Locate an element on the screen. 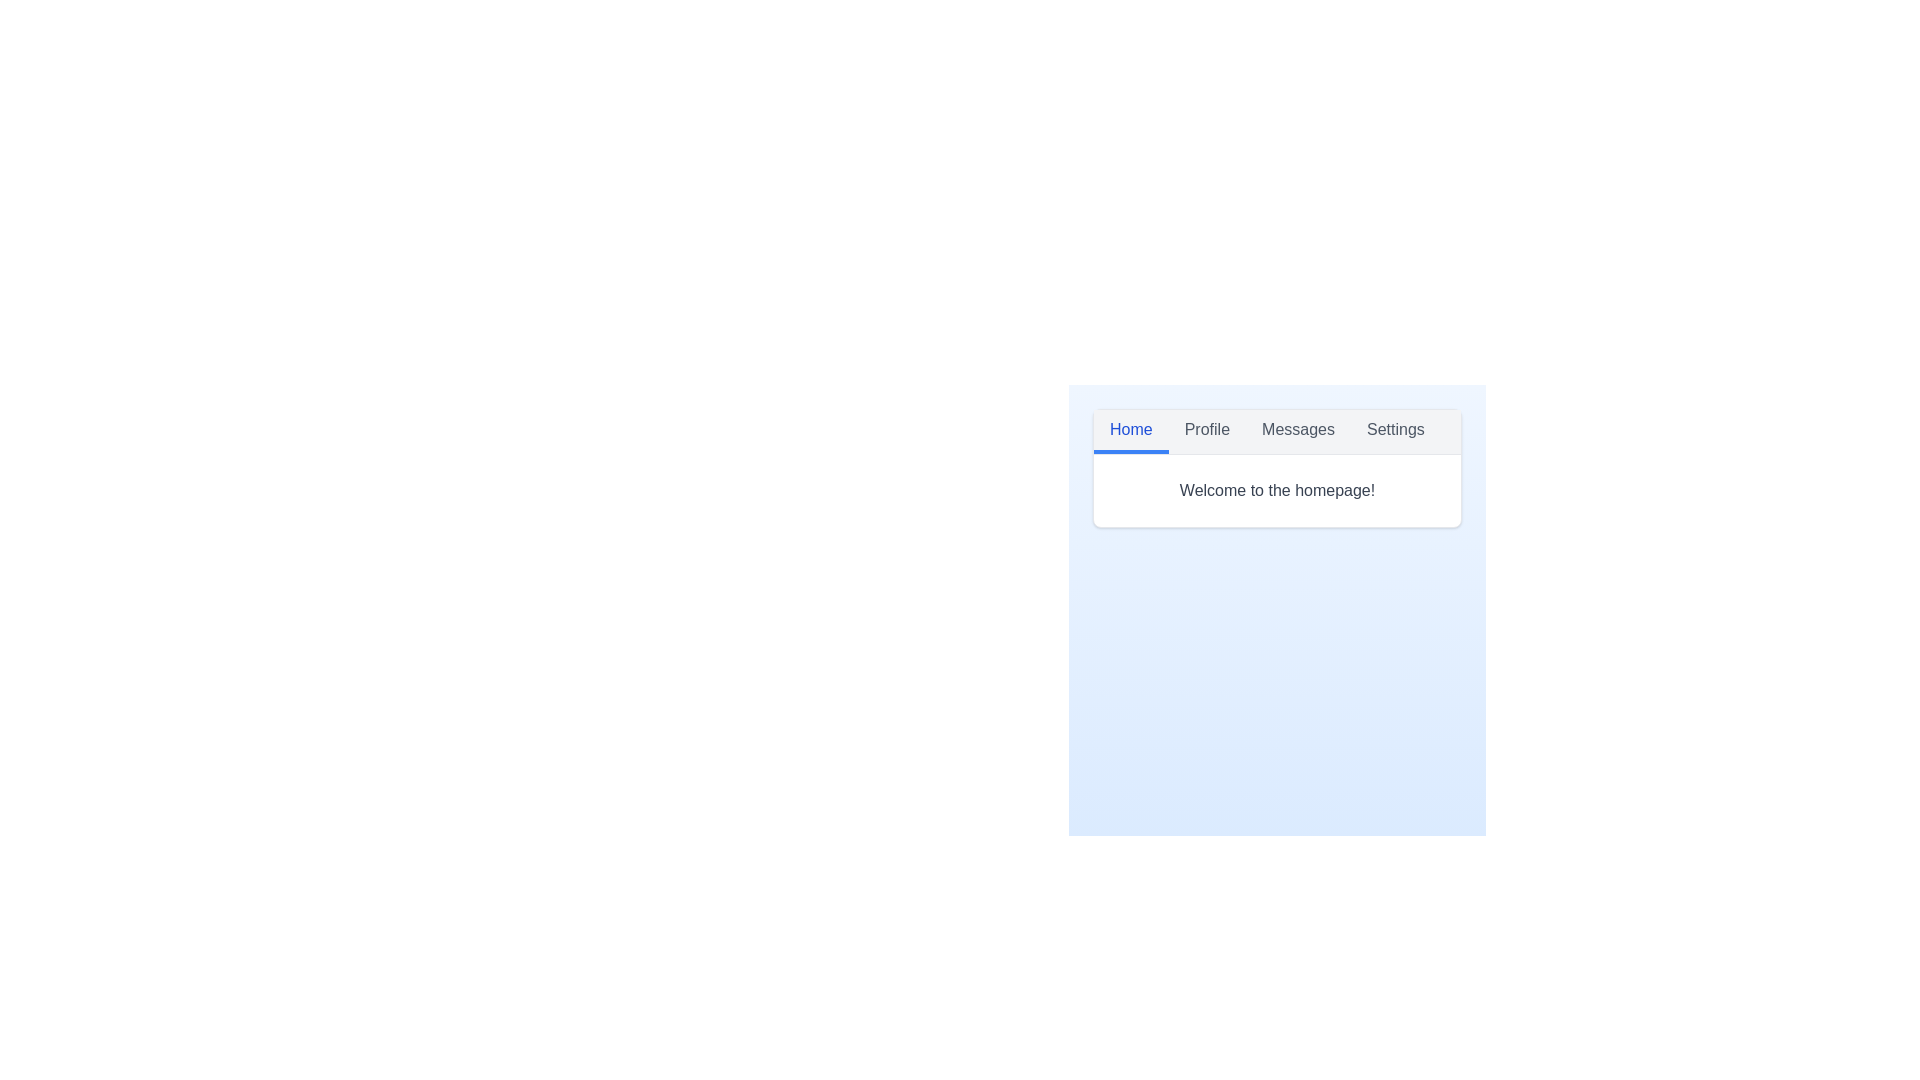 Image resolution: width=1920 pixels, height=1080 pixels. the 'Settings' link in the top-right navigation menu is located at coordinates (1394, 431).